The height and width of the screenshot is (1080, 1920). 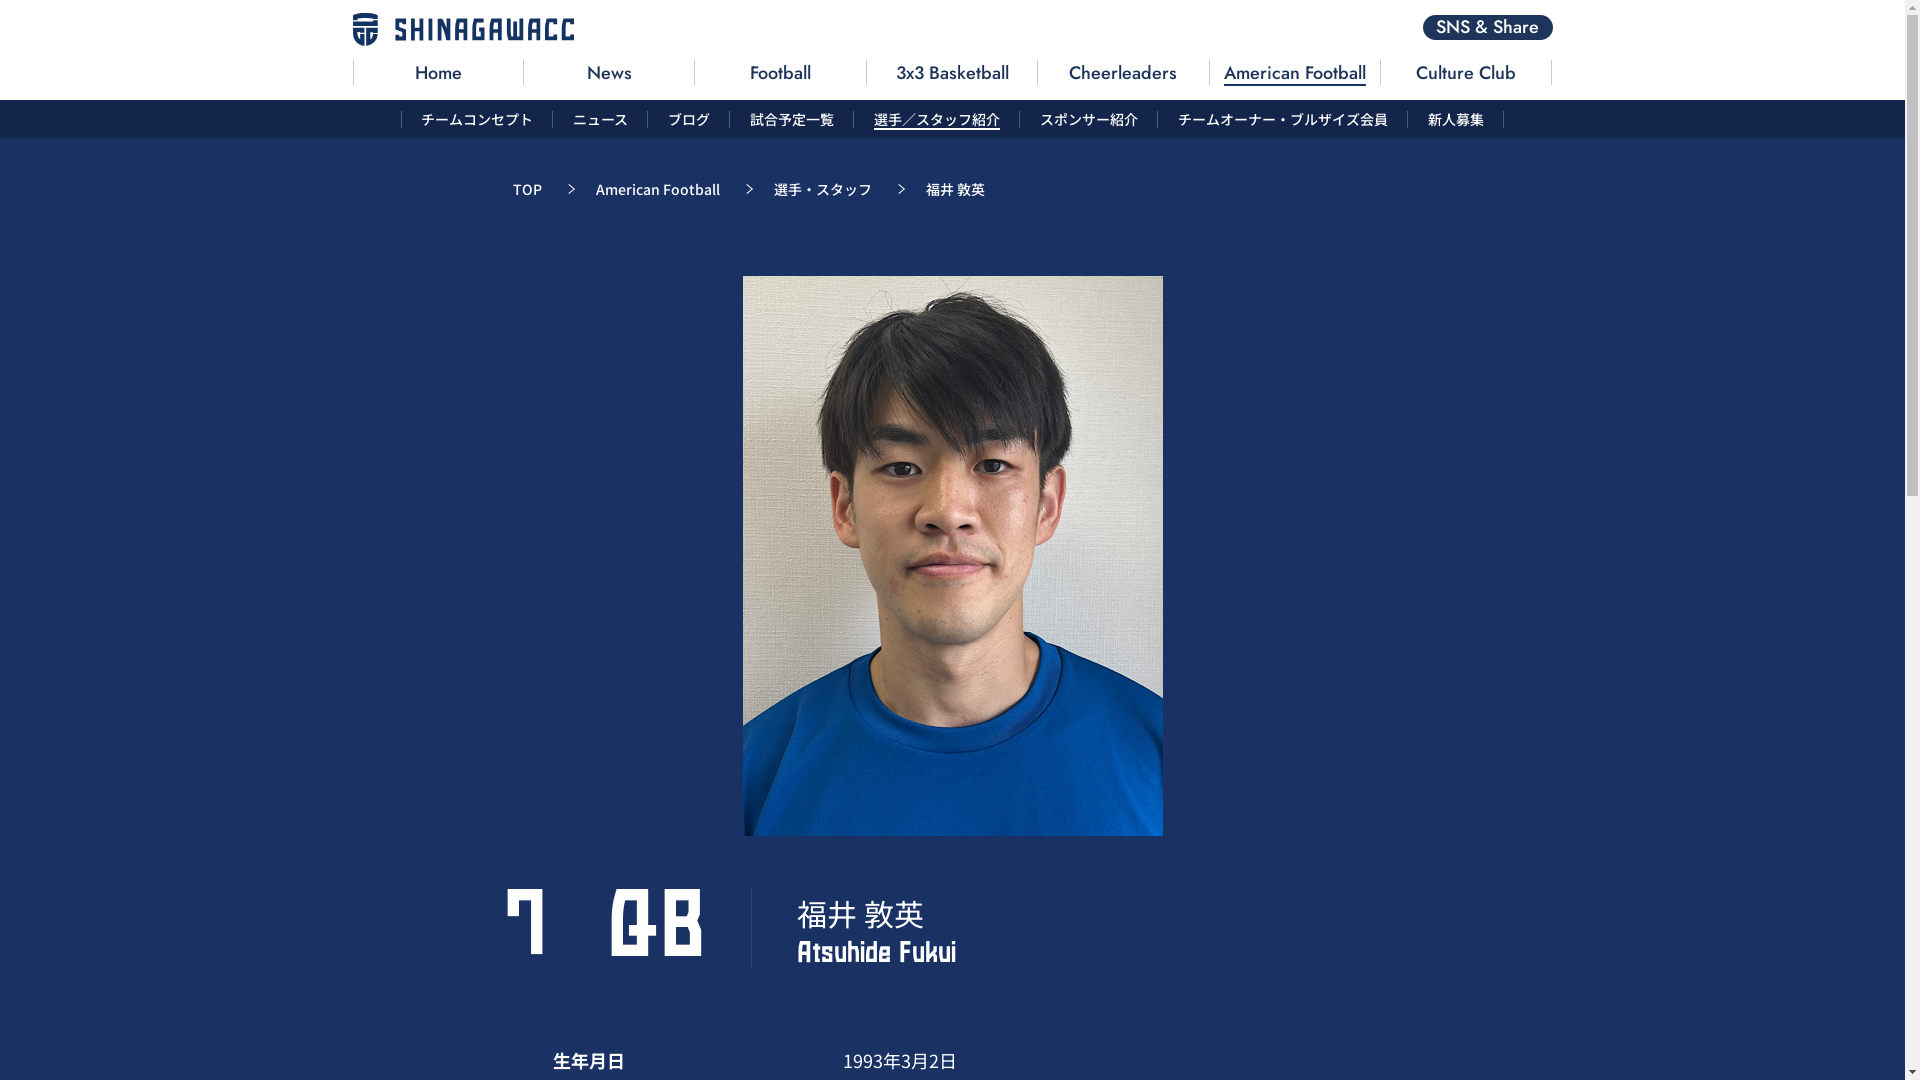 I want to click on 'TOP', so click(x=526, y=189).